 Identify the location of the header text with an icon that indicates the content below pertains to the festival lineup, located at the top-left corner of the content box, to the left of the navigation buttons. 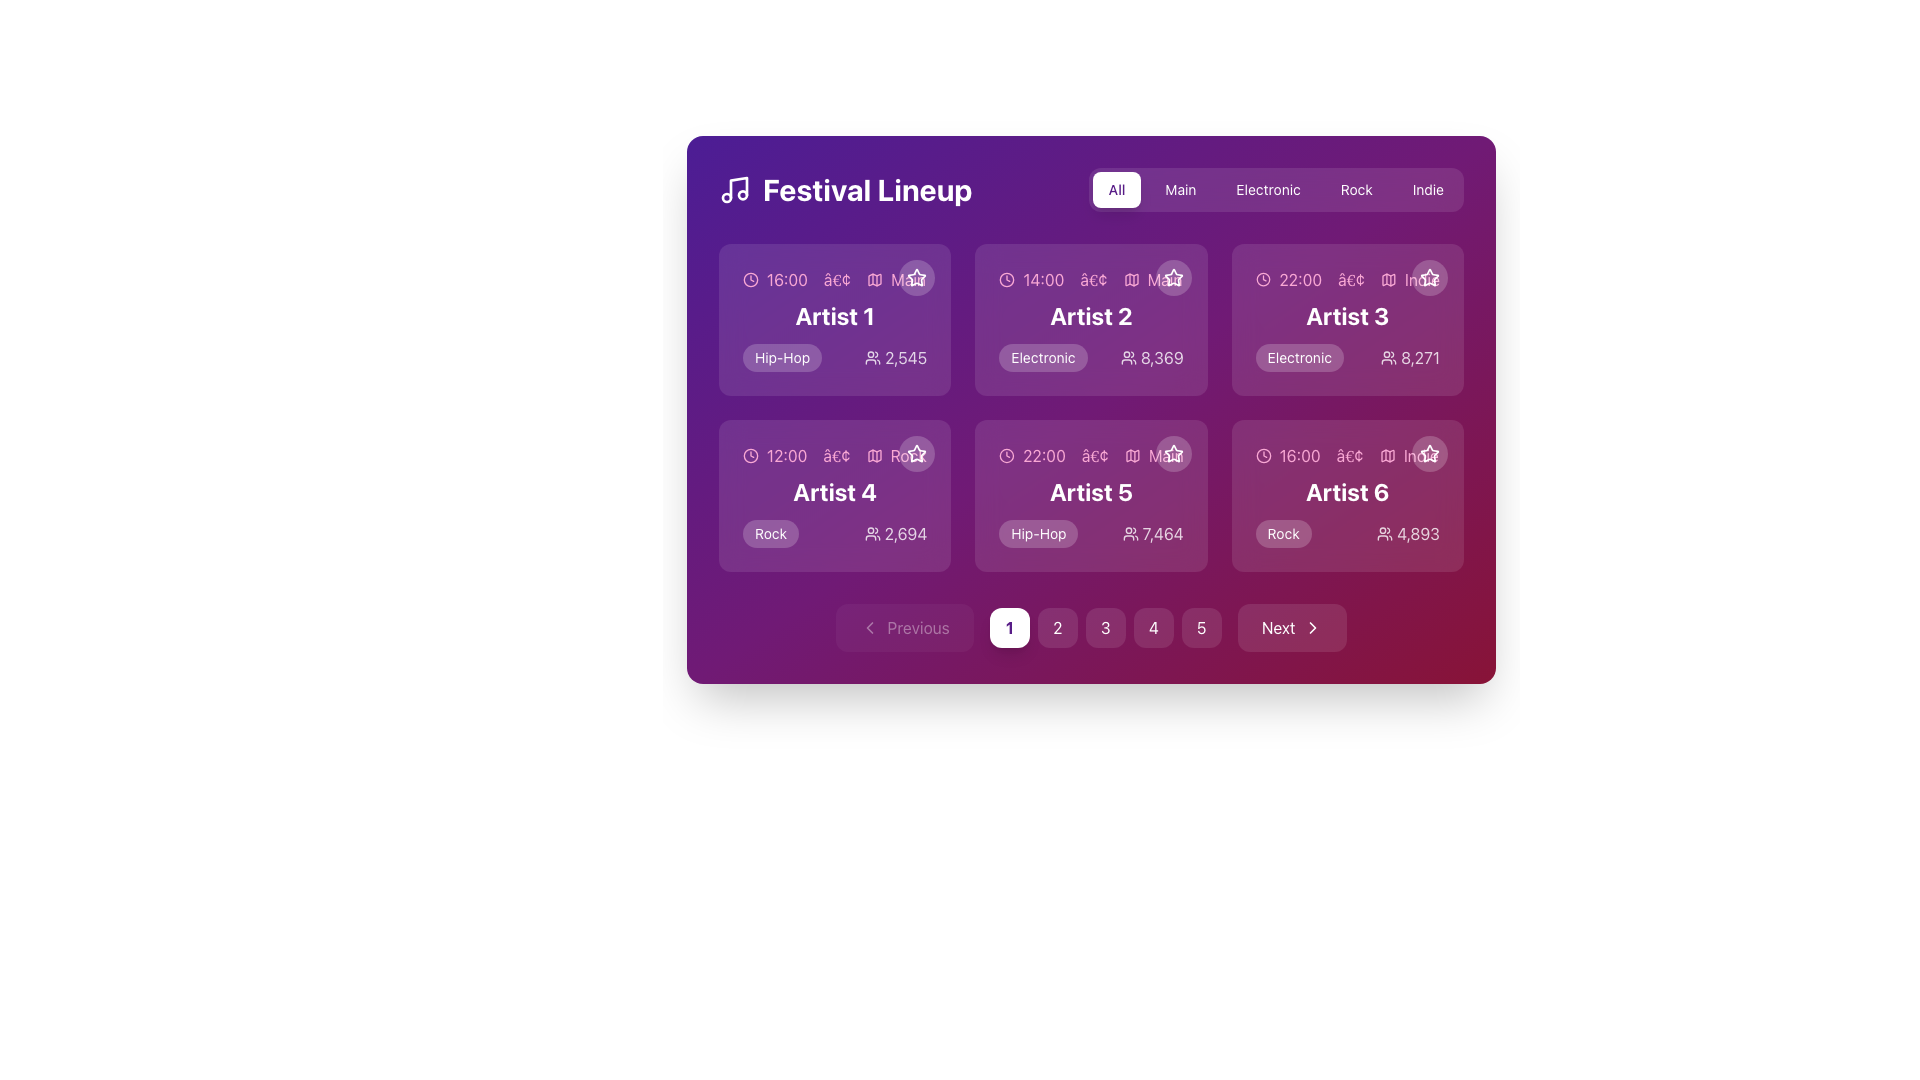
(845, 189).